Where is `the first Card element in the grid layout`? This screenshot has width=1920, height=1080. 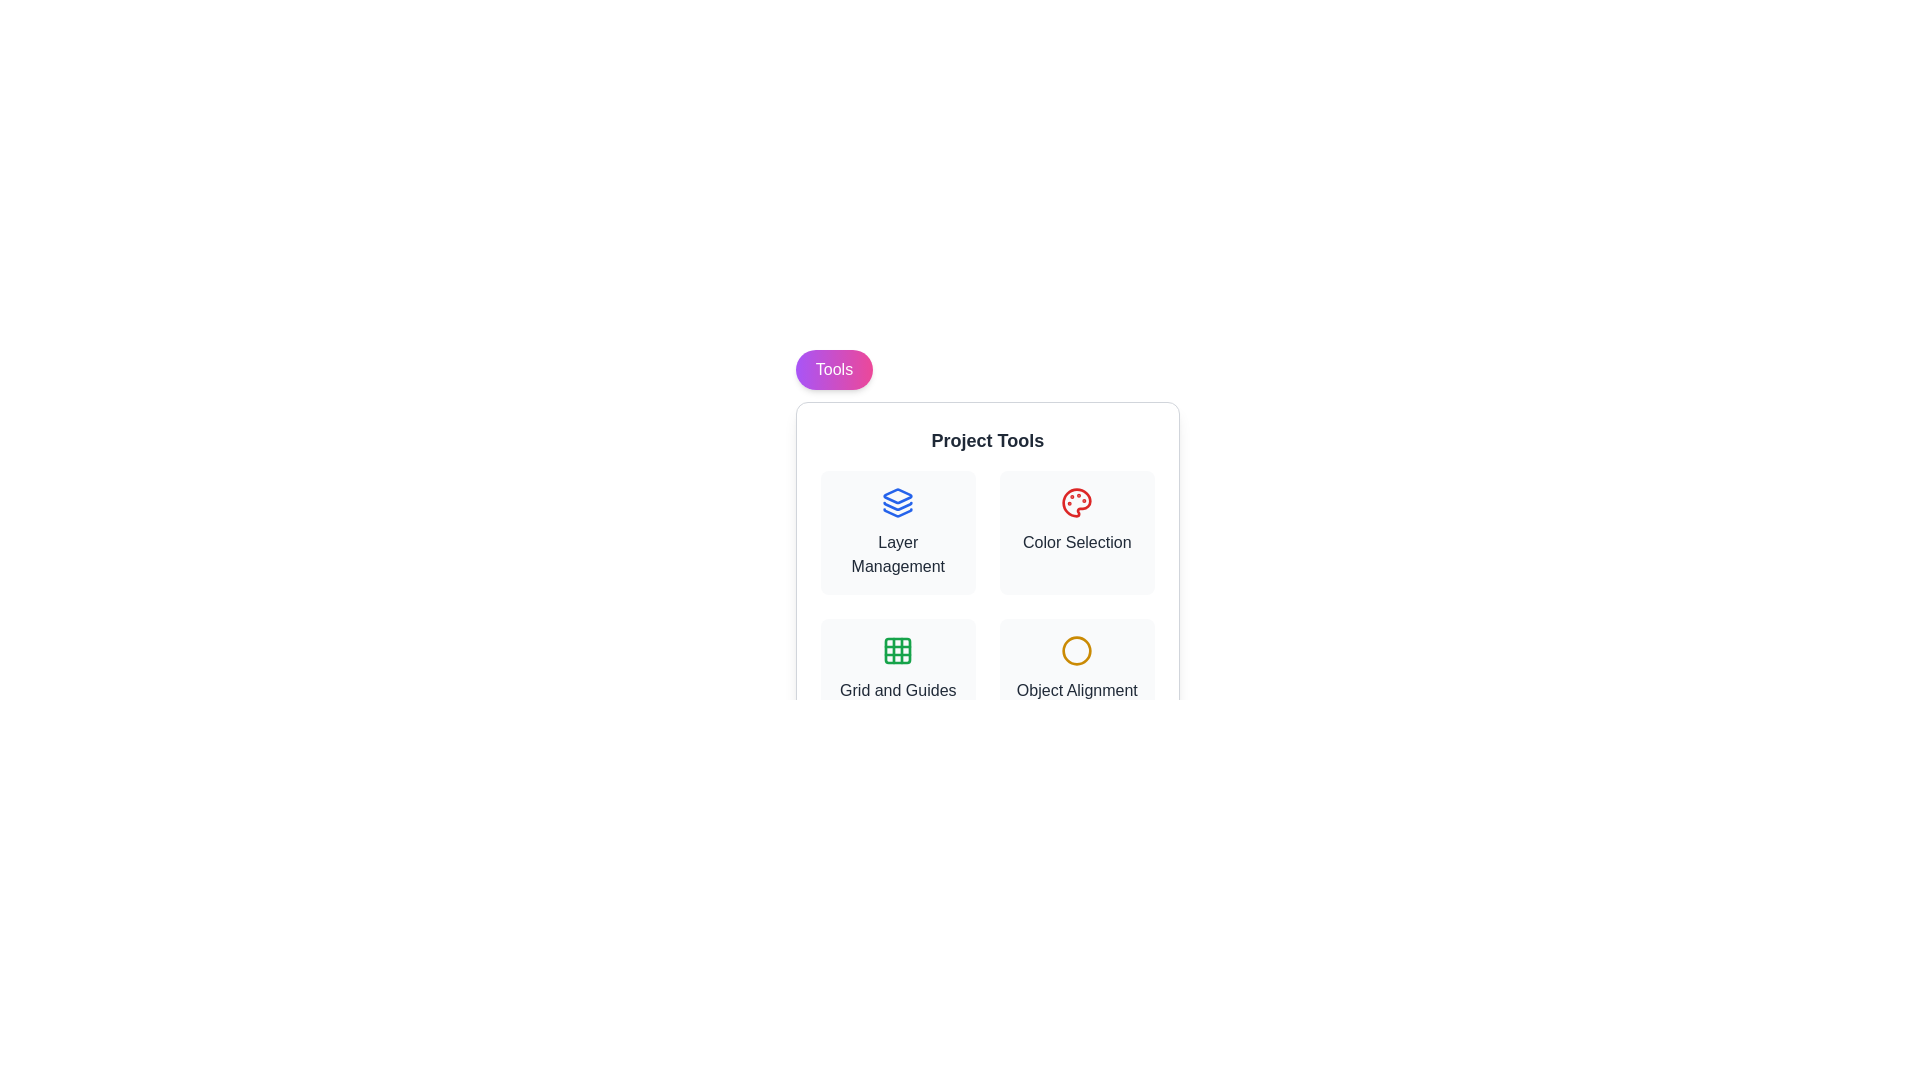
the first Card element in the grid layout is located at coordinates (897, 531).